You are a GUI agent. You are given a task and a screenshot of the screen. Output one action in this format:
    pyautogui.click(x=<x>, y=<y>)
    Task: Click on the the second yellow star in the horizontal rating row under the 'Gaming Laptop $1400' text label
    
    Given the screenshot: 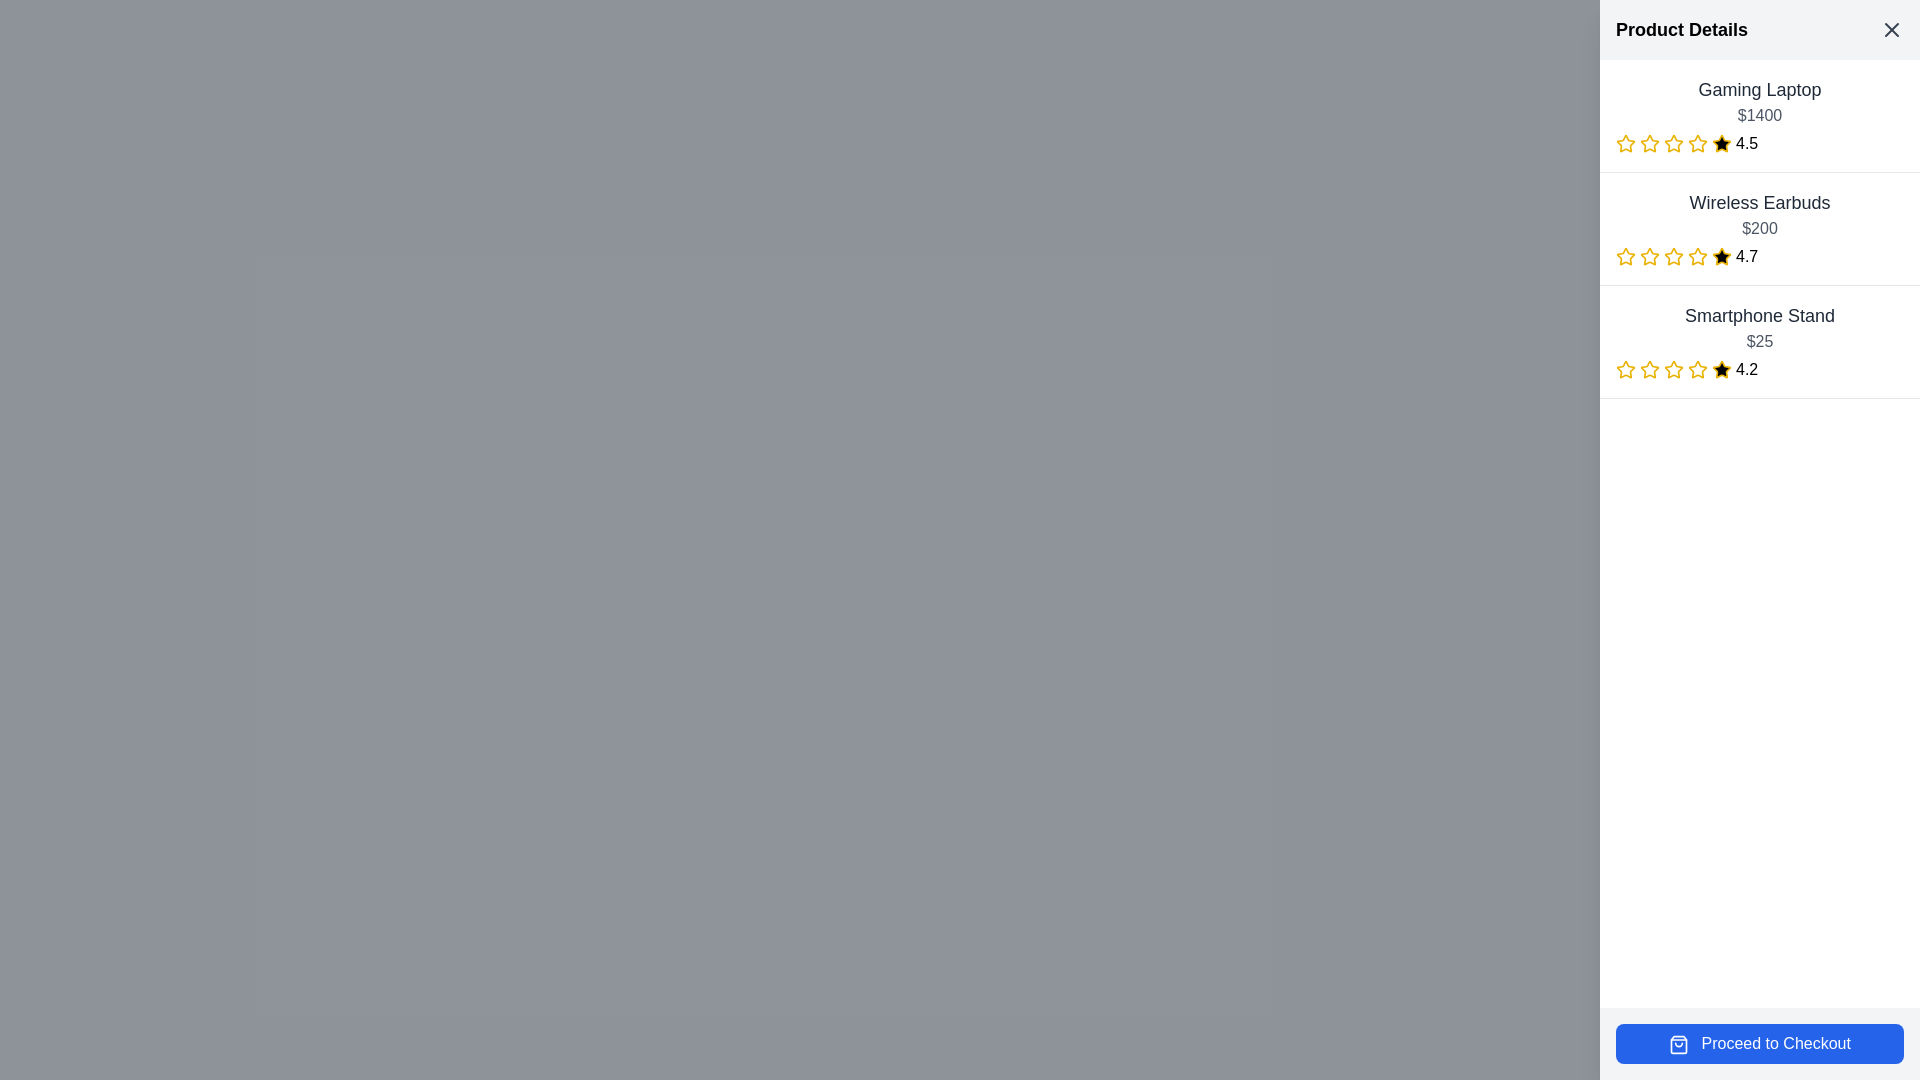 What is the action you would take?
    pyautogui.click(x=1649, y=141)
    